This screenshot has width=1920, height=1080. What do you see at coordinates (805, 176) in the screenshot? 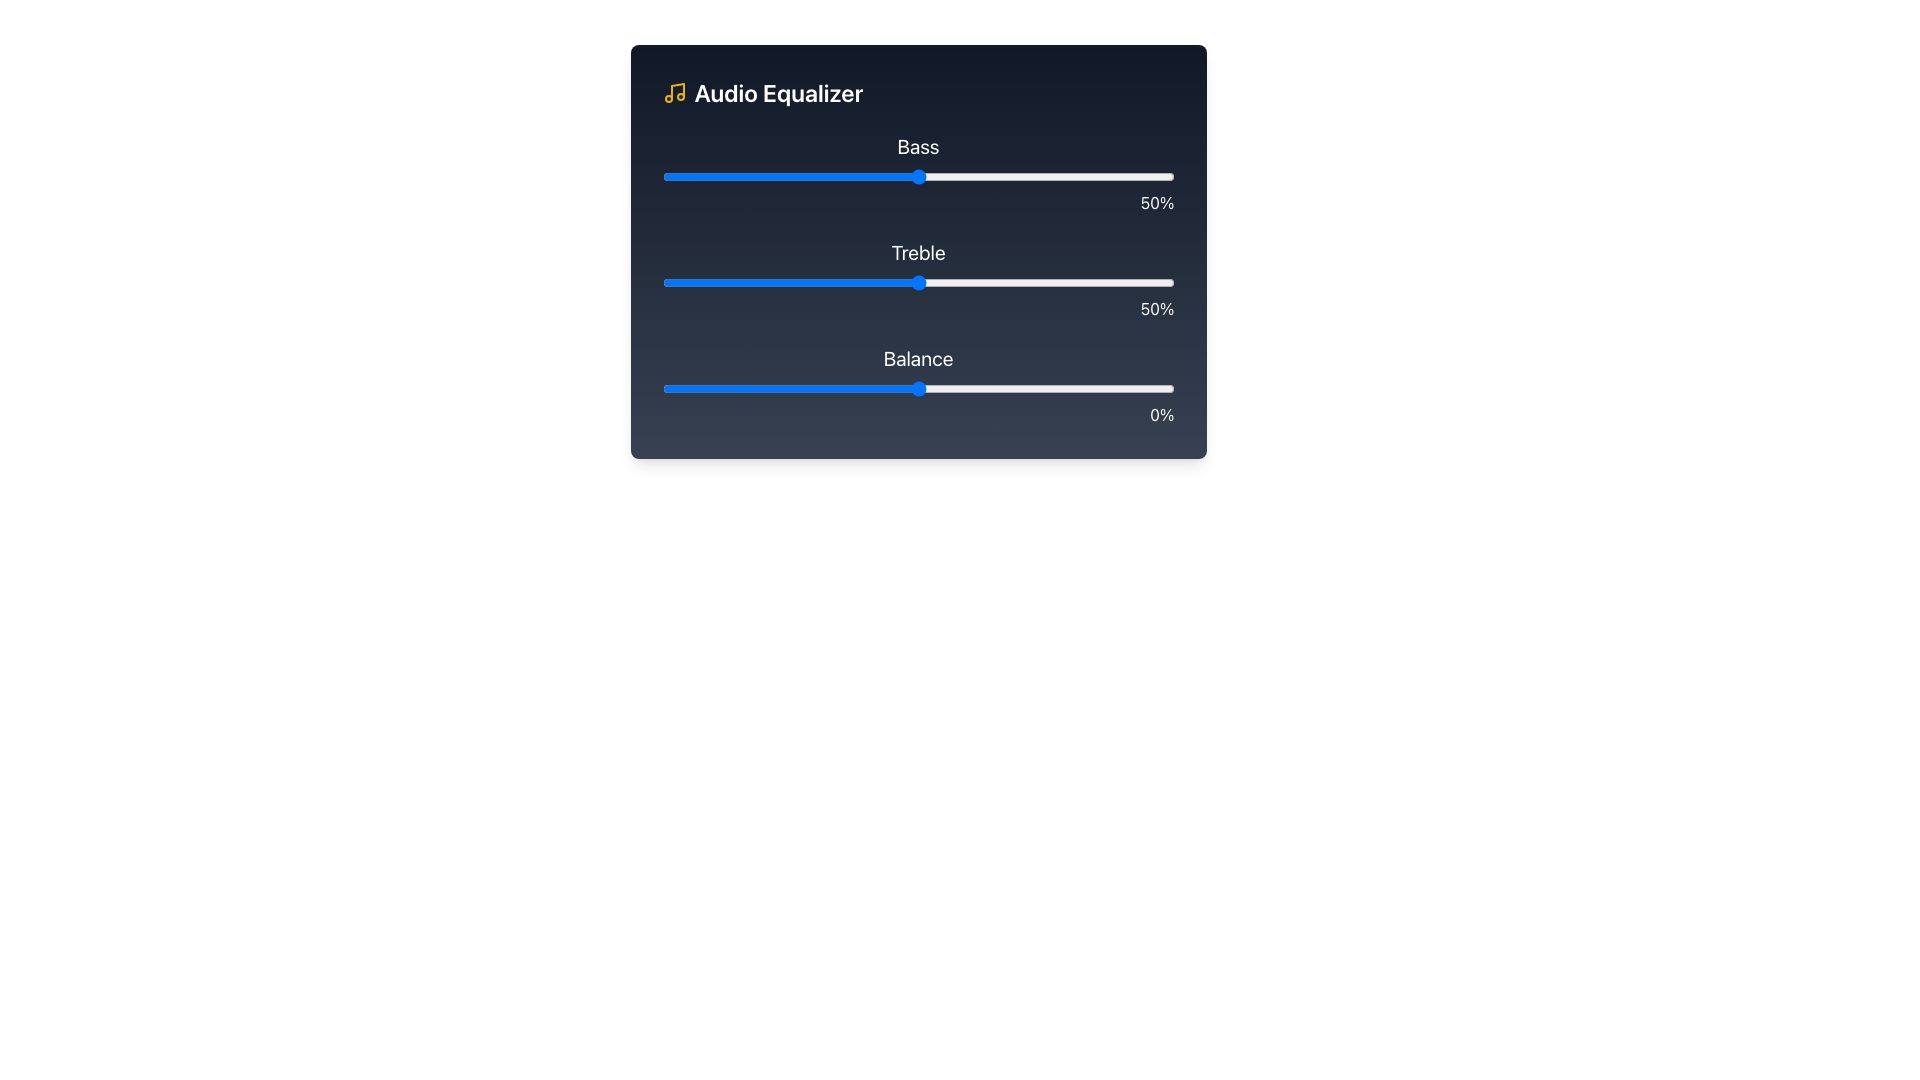
I see `the Bass level` at bounding box center [805, 176].